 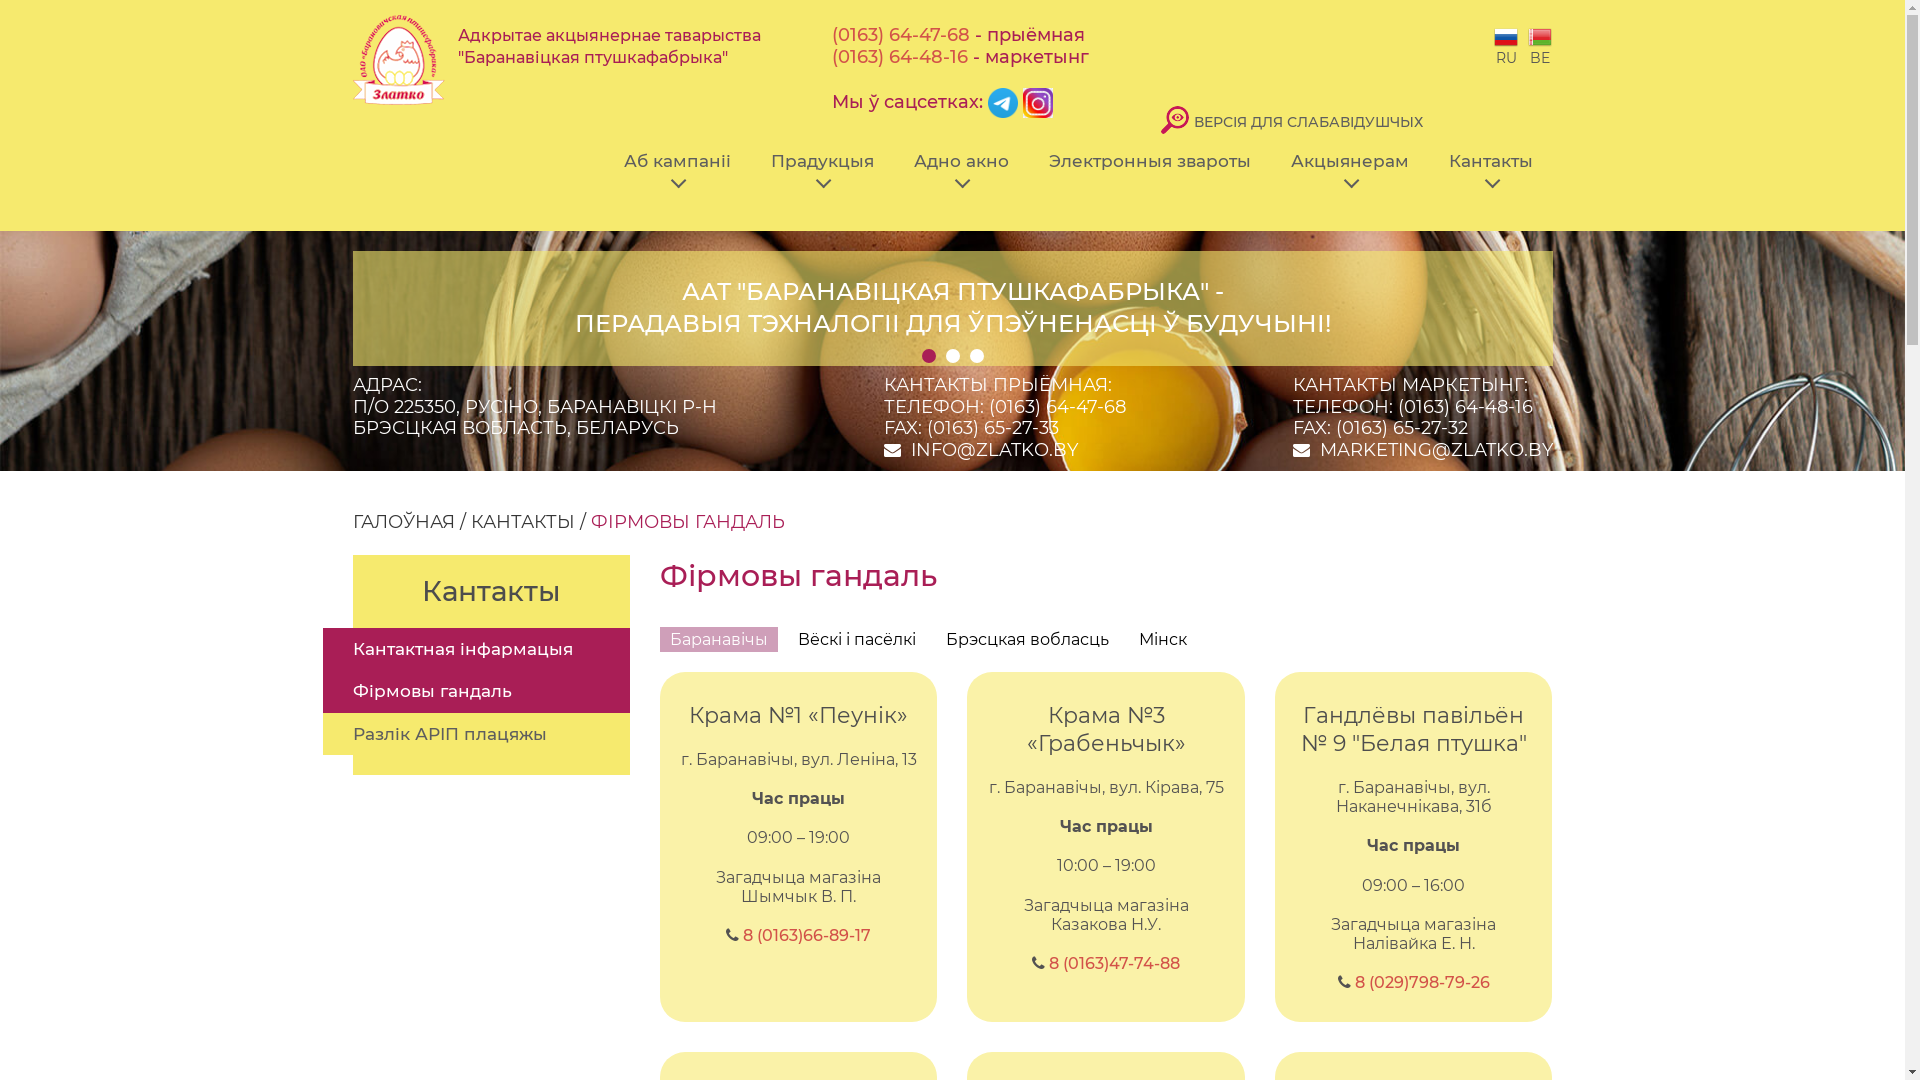 What do you see at coordinates (1113, 962) in the screenshot?
I see `'8 (0163)47-74-88'` at bounding box center [1113, 962].